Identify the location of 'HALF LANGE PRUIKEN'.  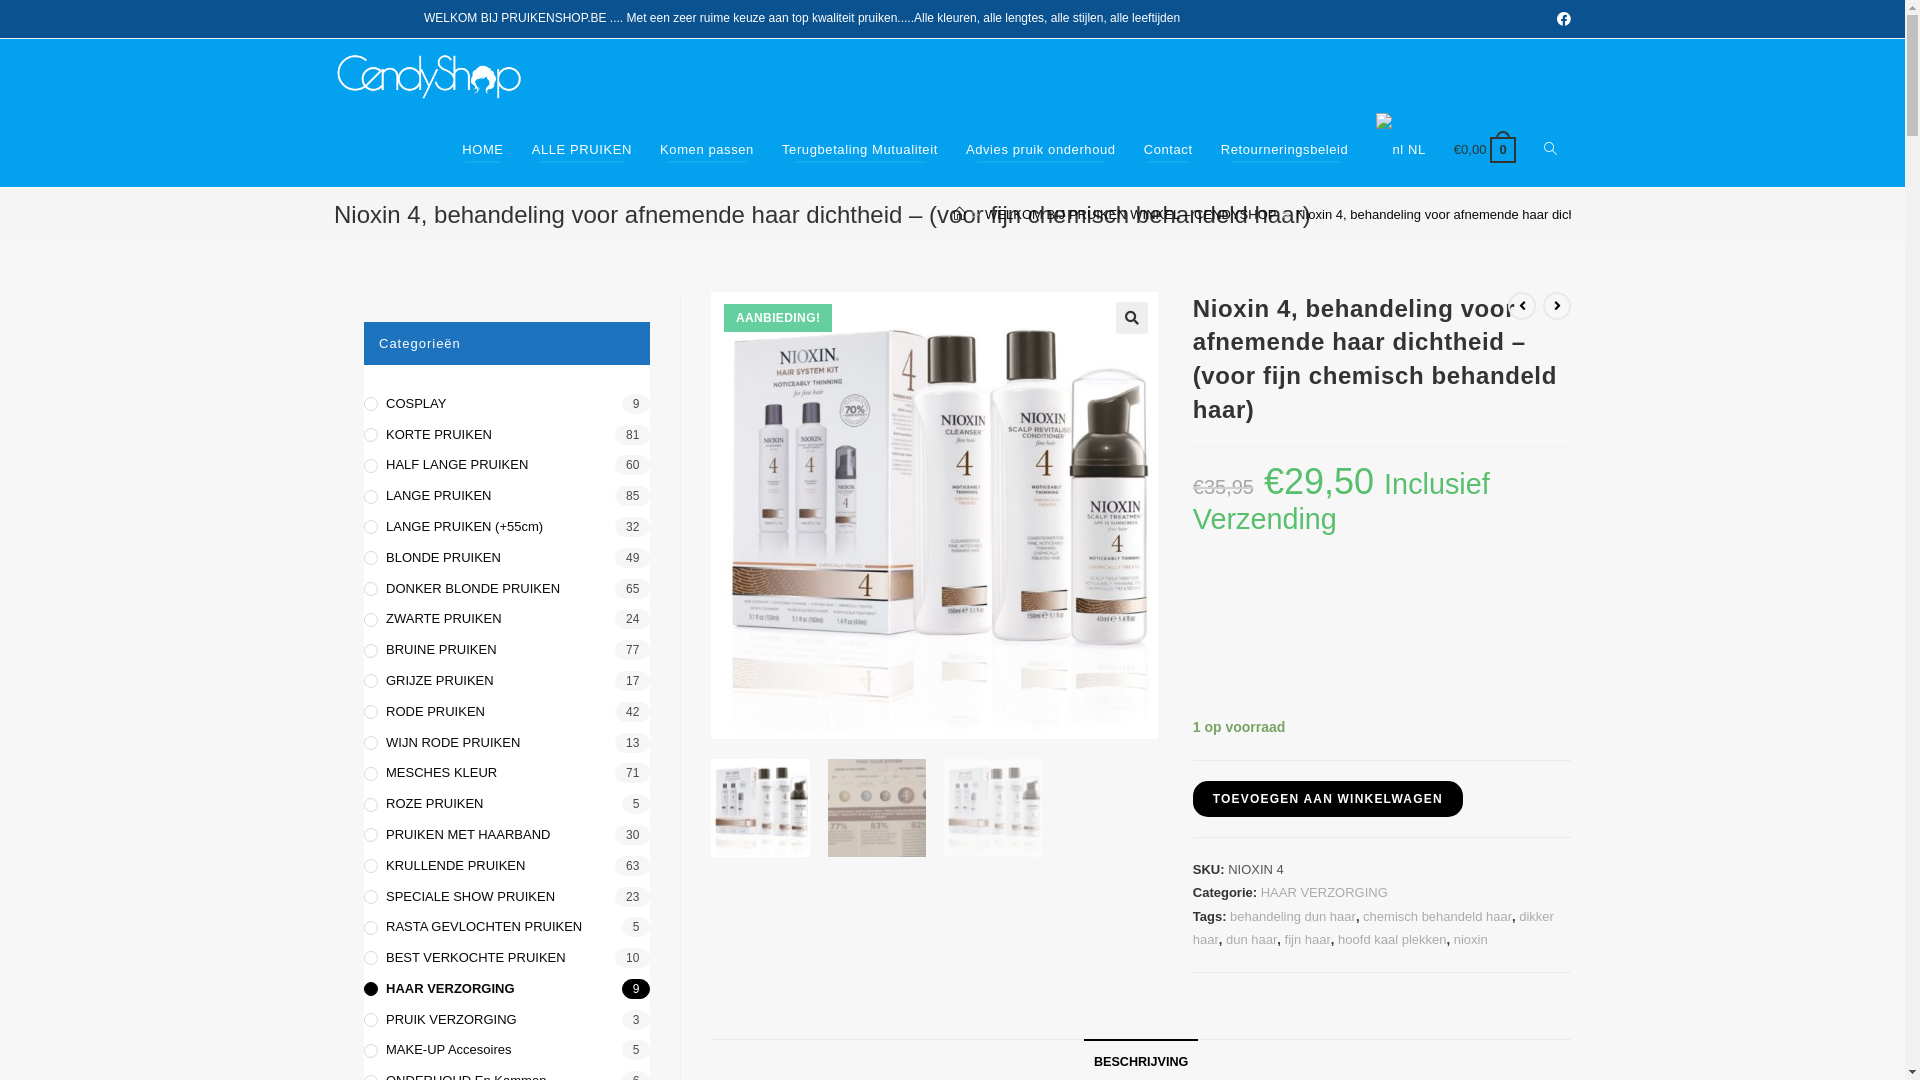
(364, 465).